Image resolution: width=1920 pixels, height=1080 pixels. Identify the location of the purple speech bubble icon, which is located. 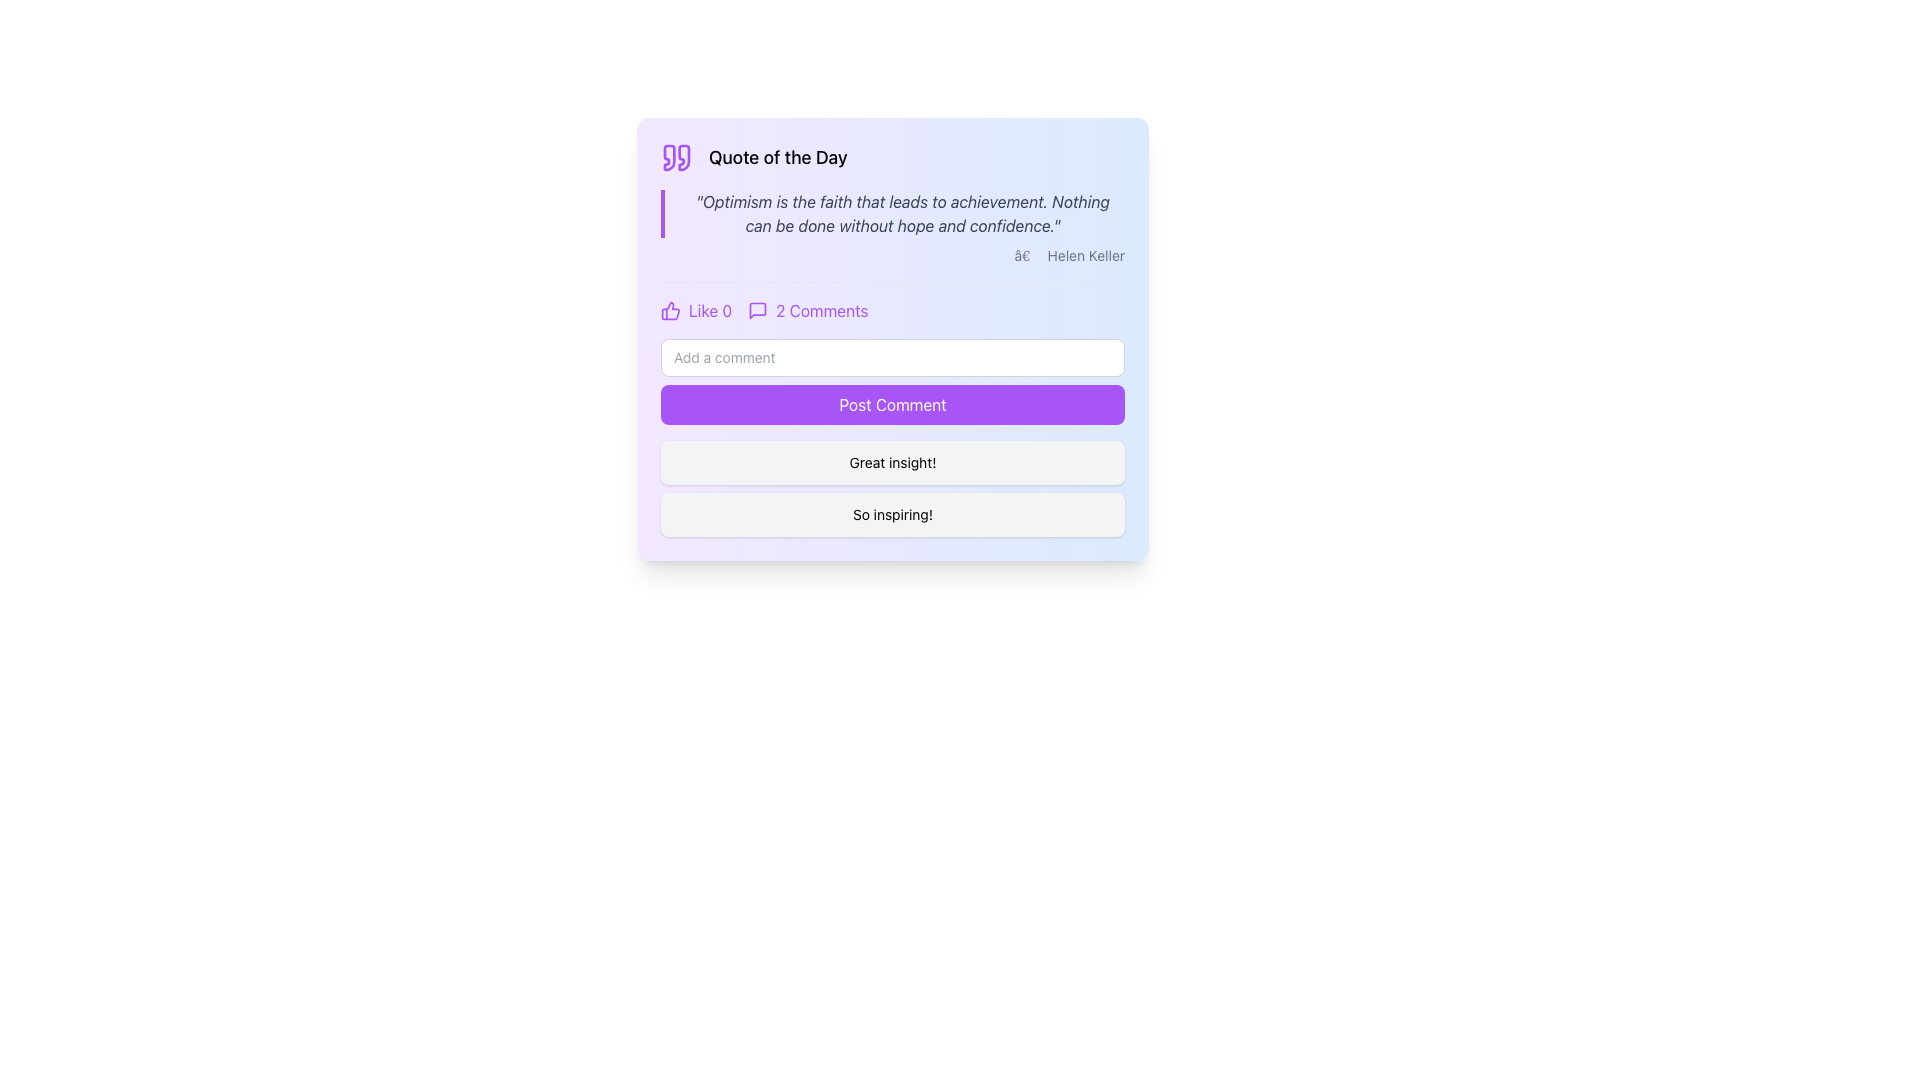
(757, 311).